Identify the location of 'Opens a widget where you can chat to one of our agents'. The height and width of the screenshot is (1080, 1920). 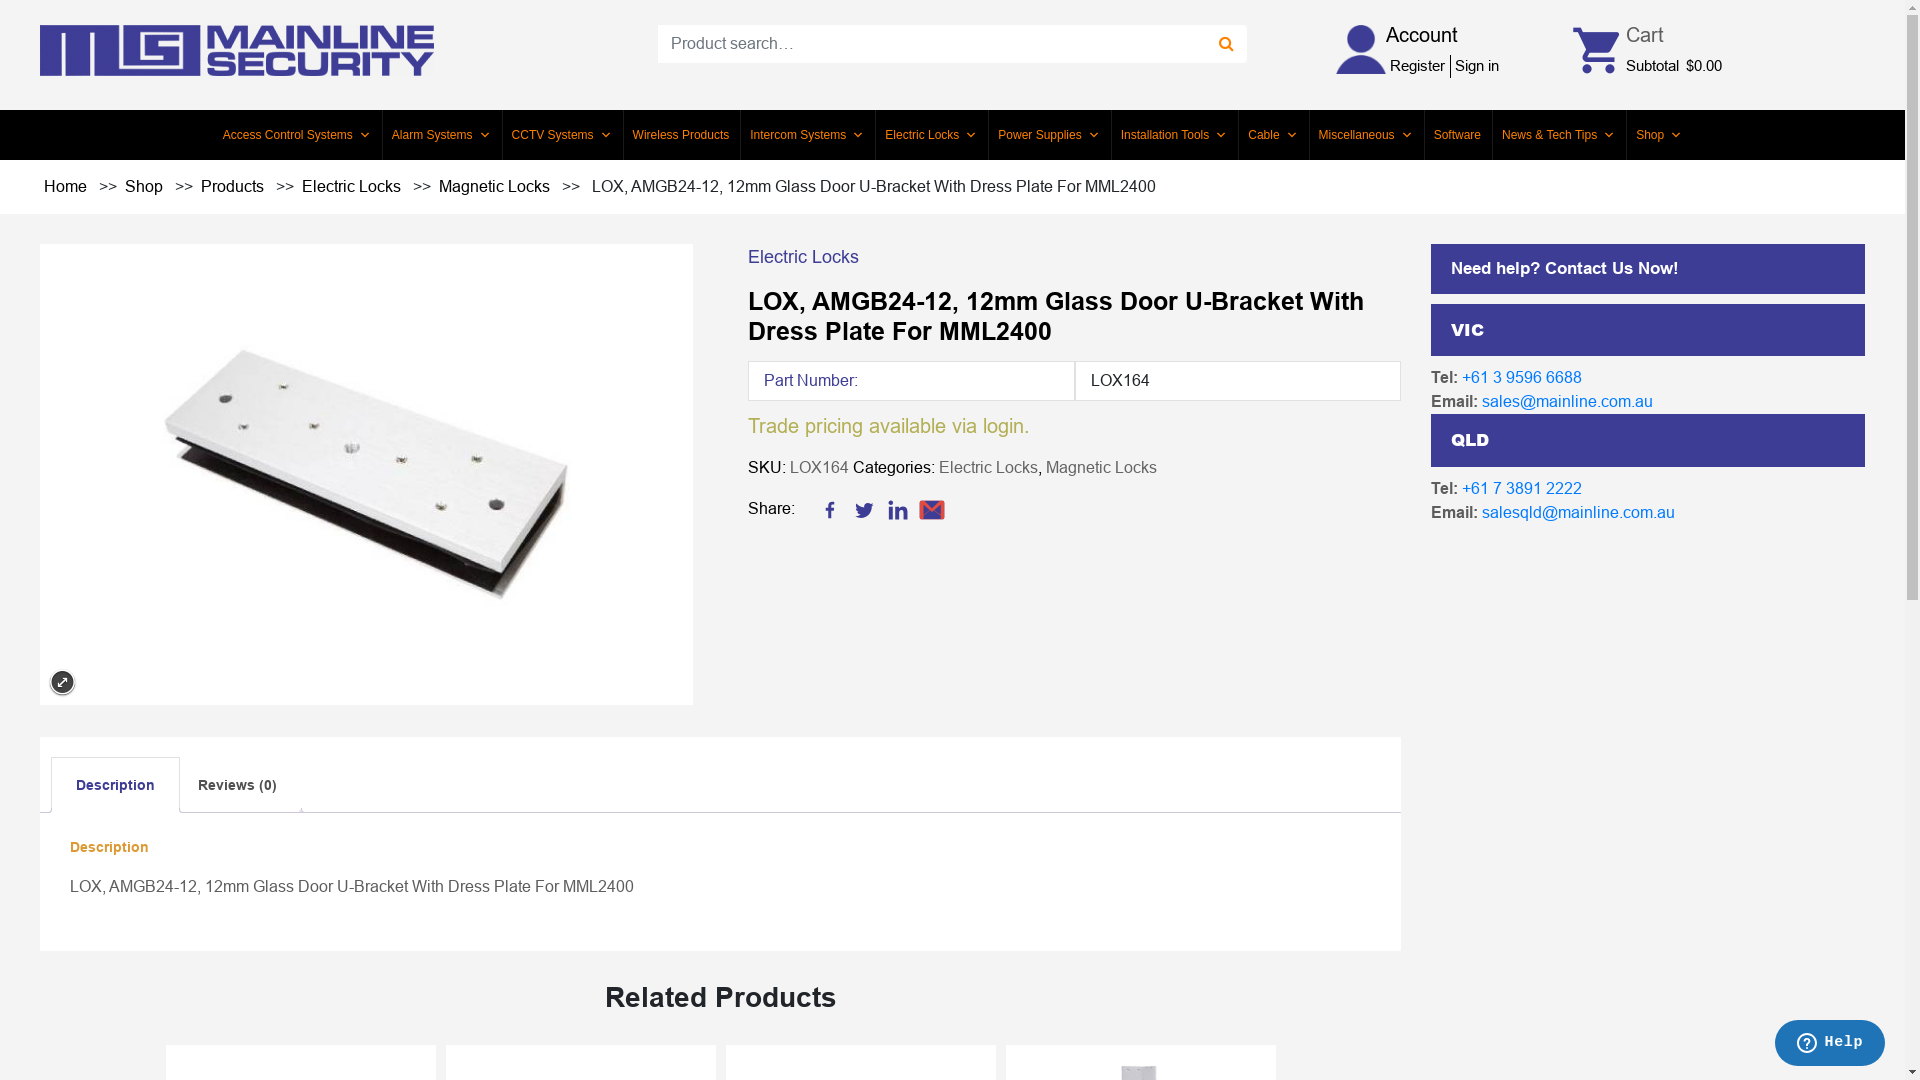
(1829, 1044).